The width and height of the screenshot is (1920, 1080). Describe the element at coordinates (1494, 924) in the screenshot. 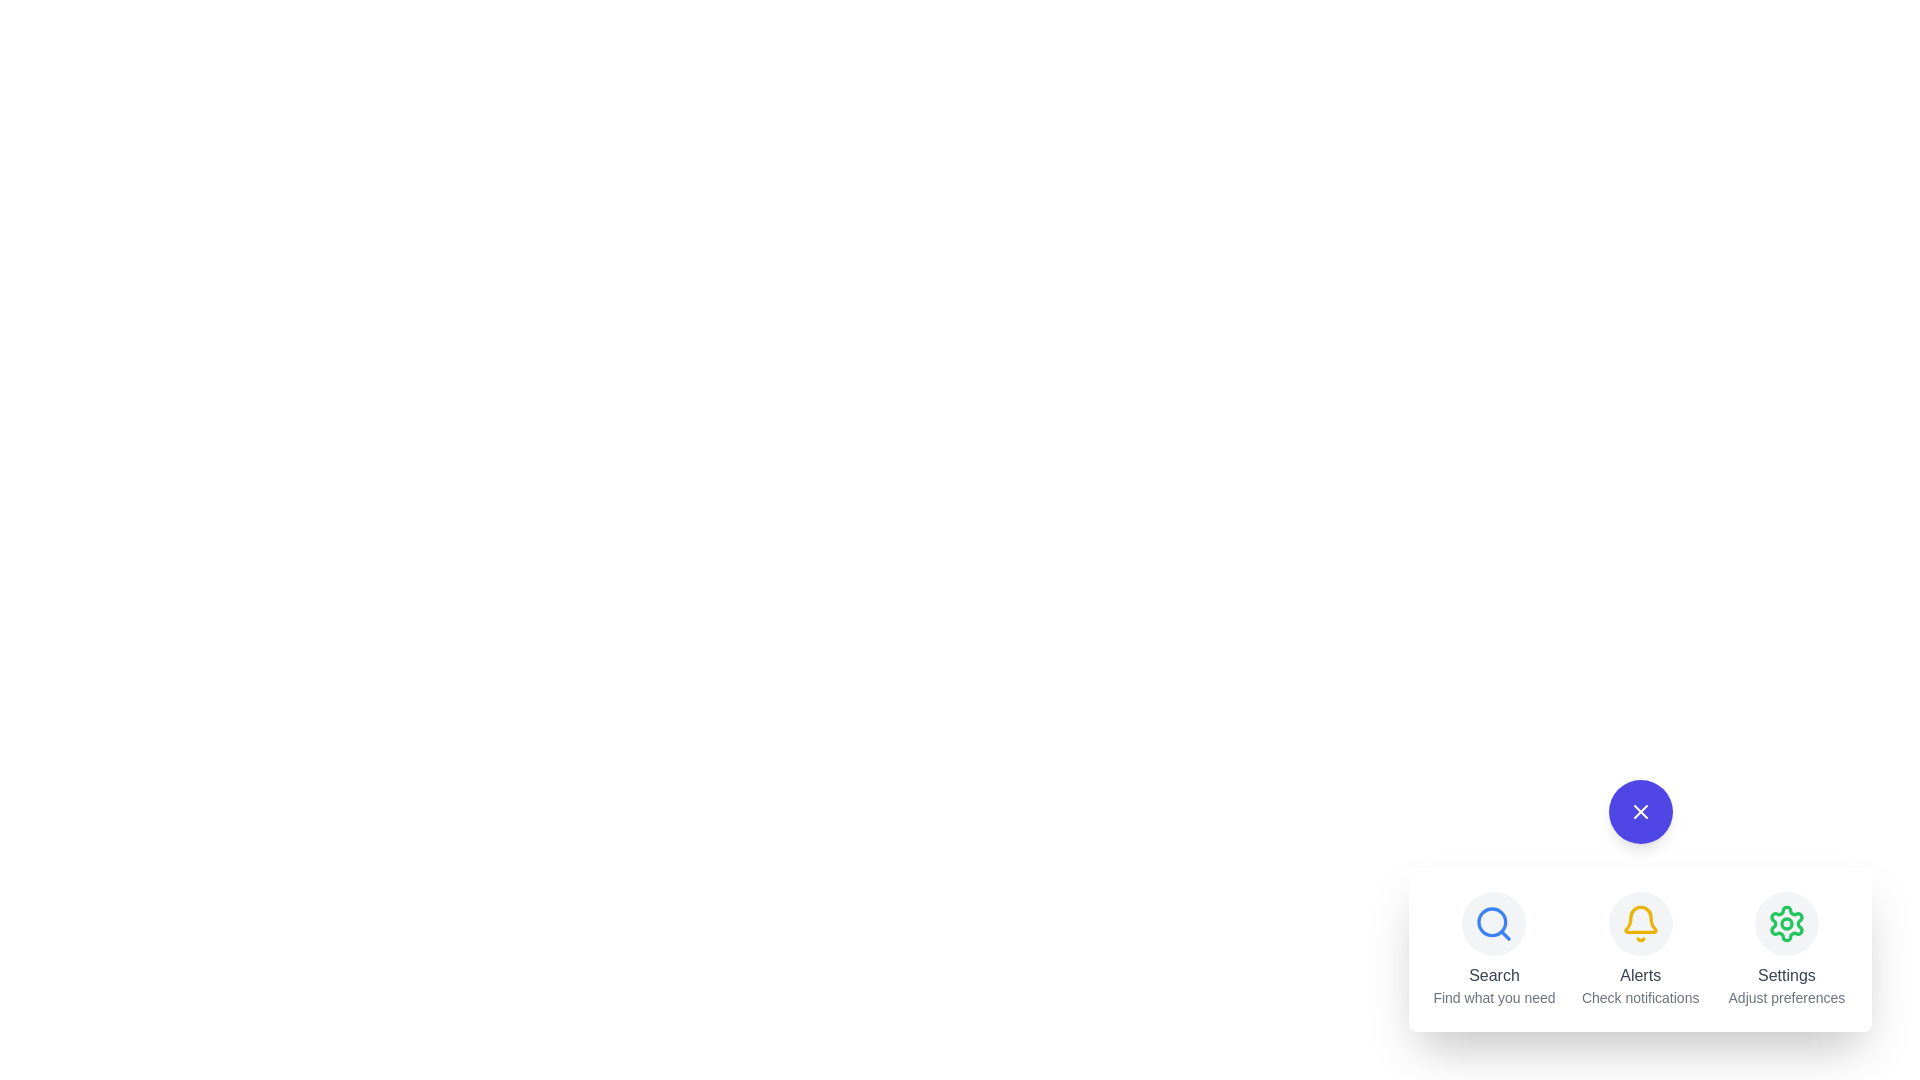

I see `the Search button to perform its action` at that location.